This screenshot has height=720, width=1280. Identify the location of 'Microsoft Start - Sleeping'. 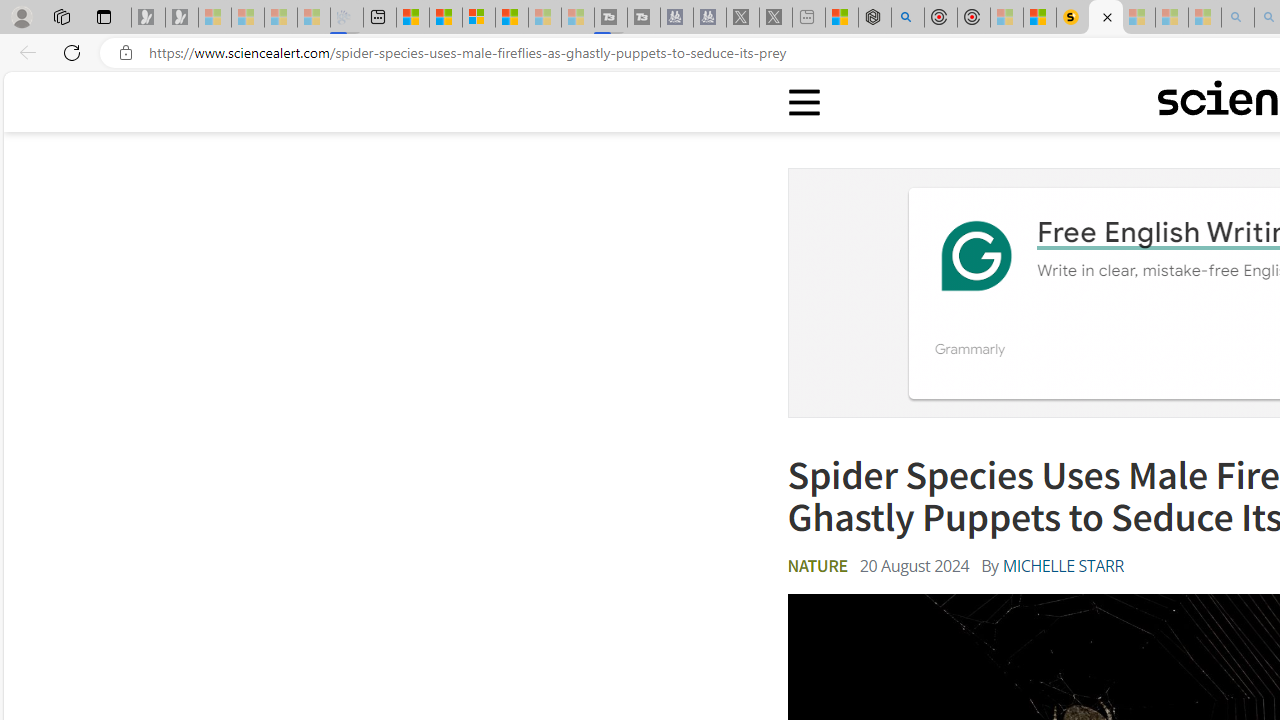
(544, 17).